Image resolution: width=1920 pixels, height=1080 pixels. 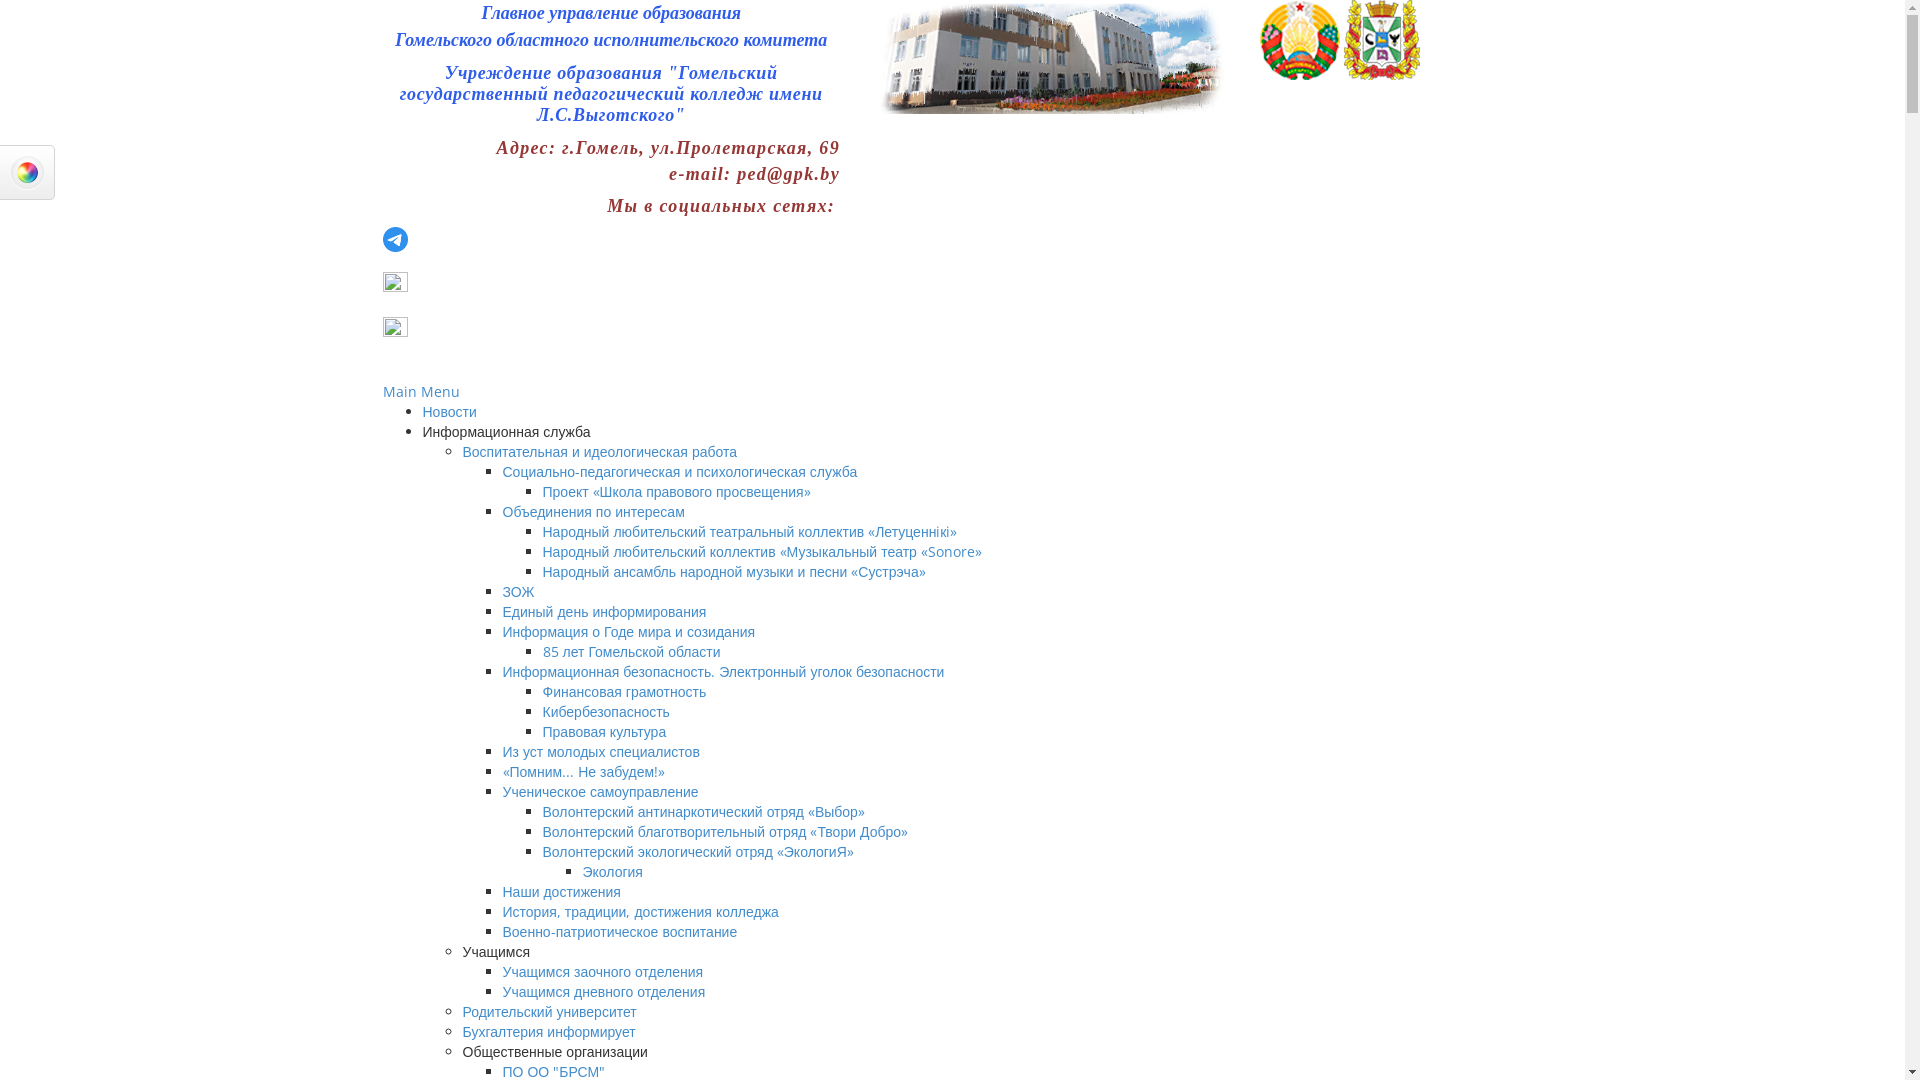 What do you see at coordinates (419, 391) in the screenshot?
I see `'Main Menu'` at bounding box center [419, 391].